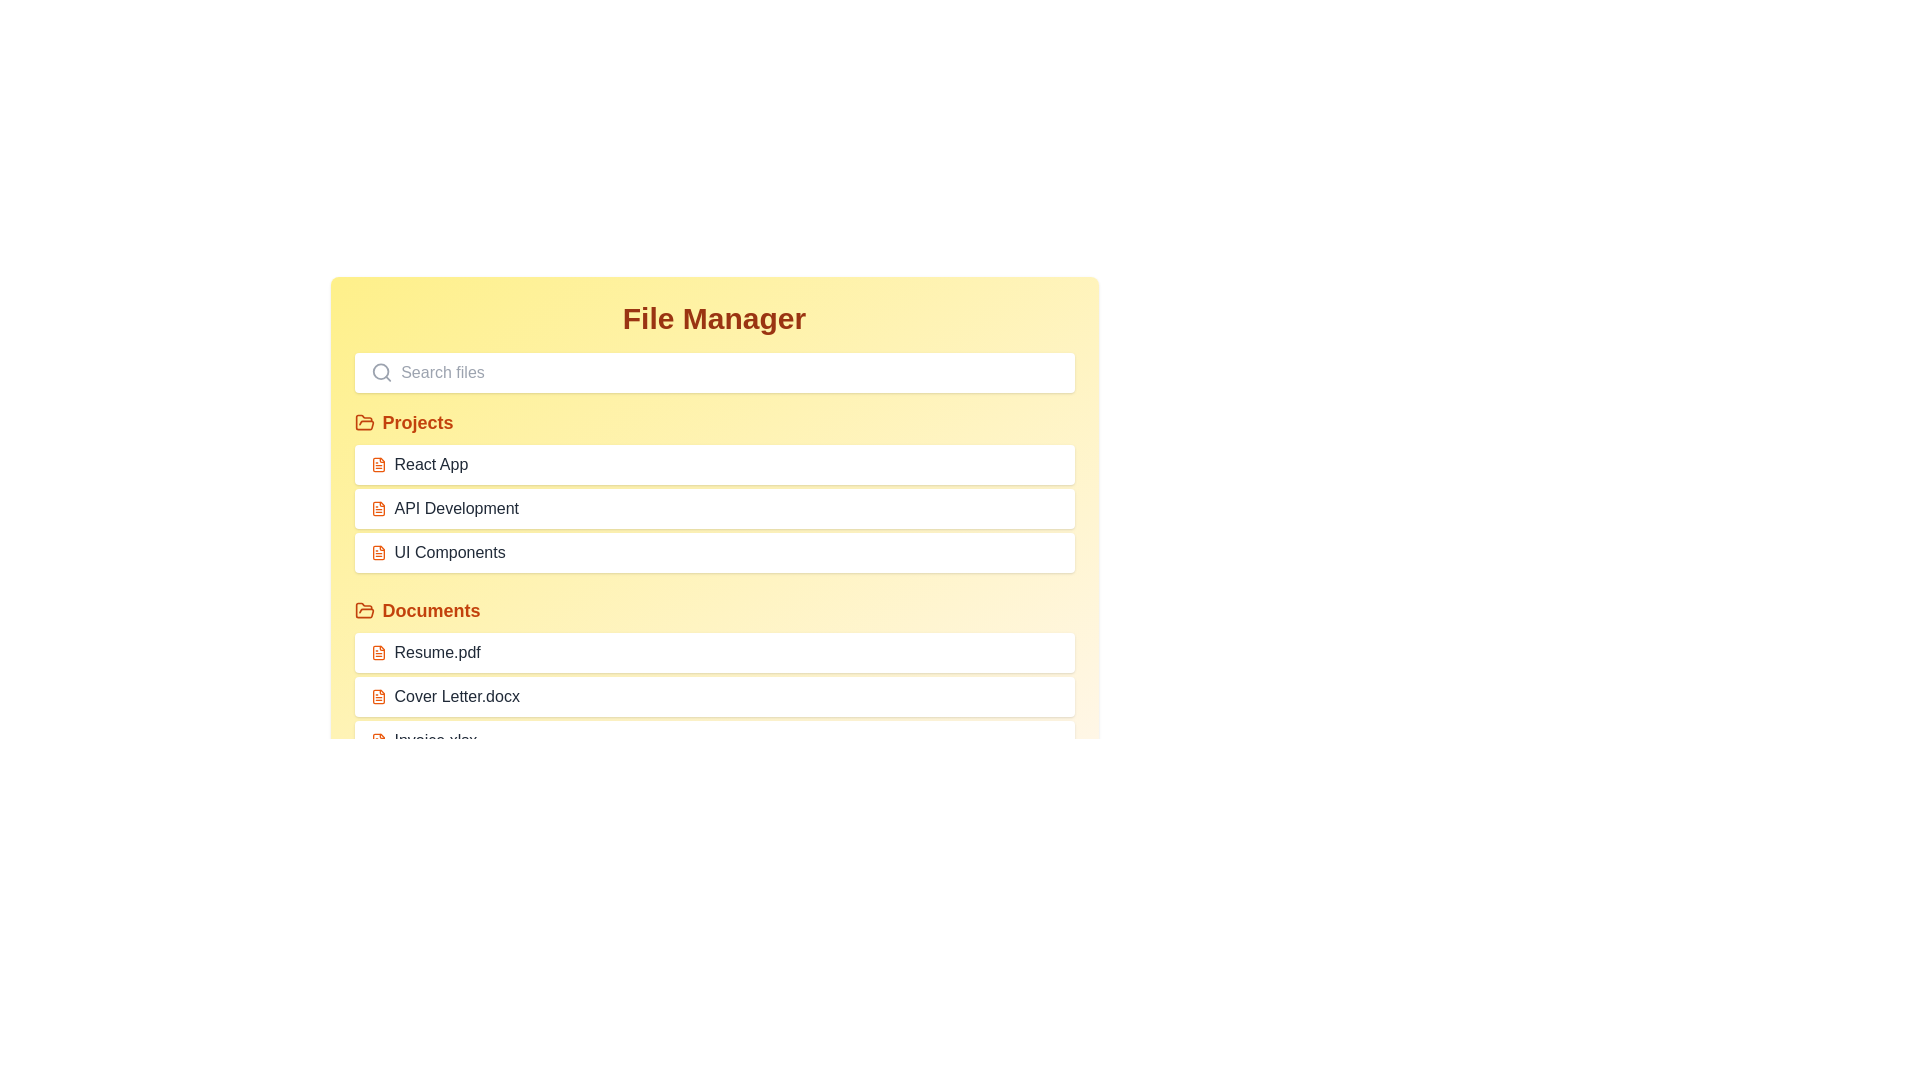 Image resolution: width=1920 pixels, height=1080 pixels. Describe the element at coordinates (714, 465) in the screenshot. I see `the file named React App to select it` at that location.